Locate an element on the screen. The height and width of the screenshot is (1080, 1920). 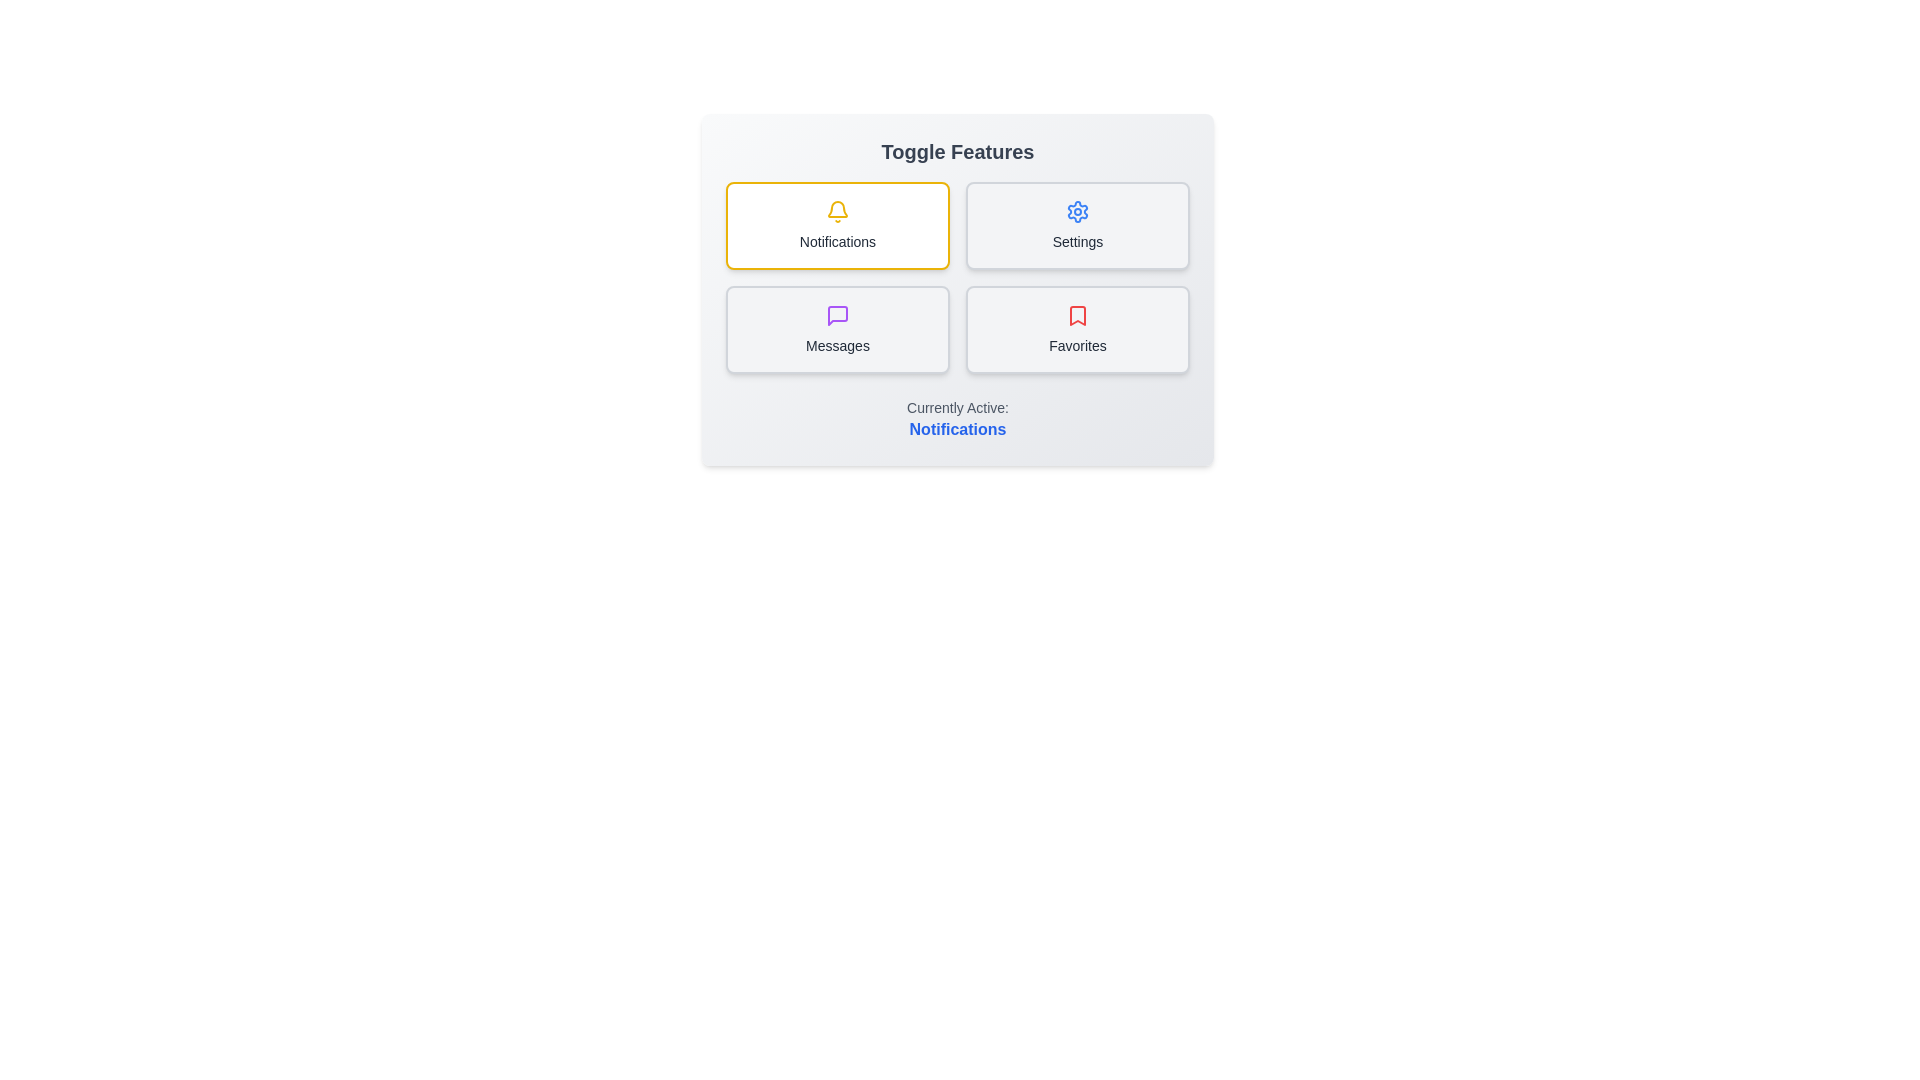
the header text to focus on it is located at coordinates (957, 150).